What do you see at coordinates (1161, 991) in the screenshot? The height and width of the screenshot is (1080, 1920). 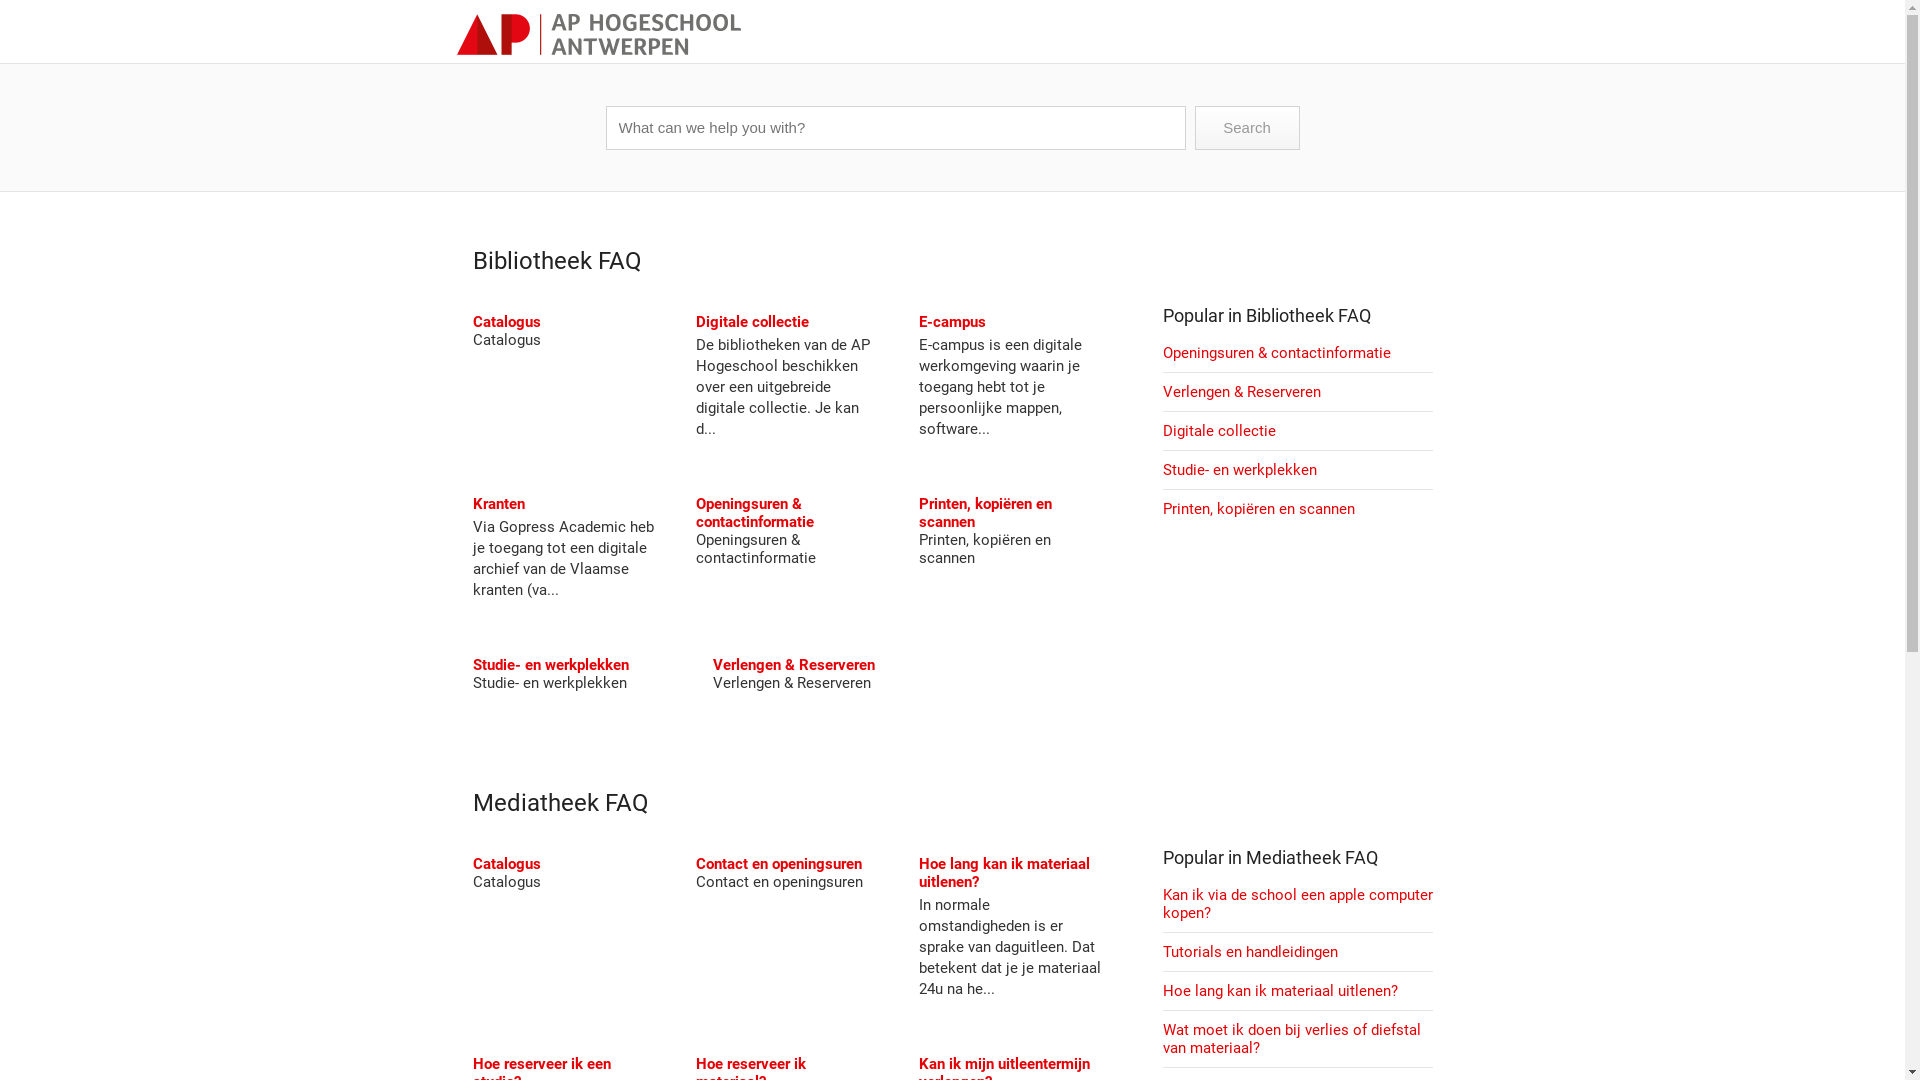 I see `'Hoe lang kan ik materiaal uitlenen?'` at bounding box center [1161, 991].